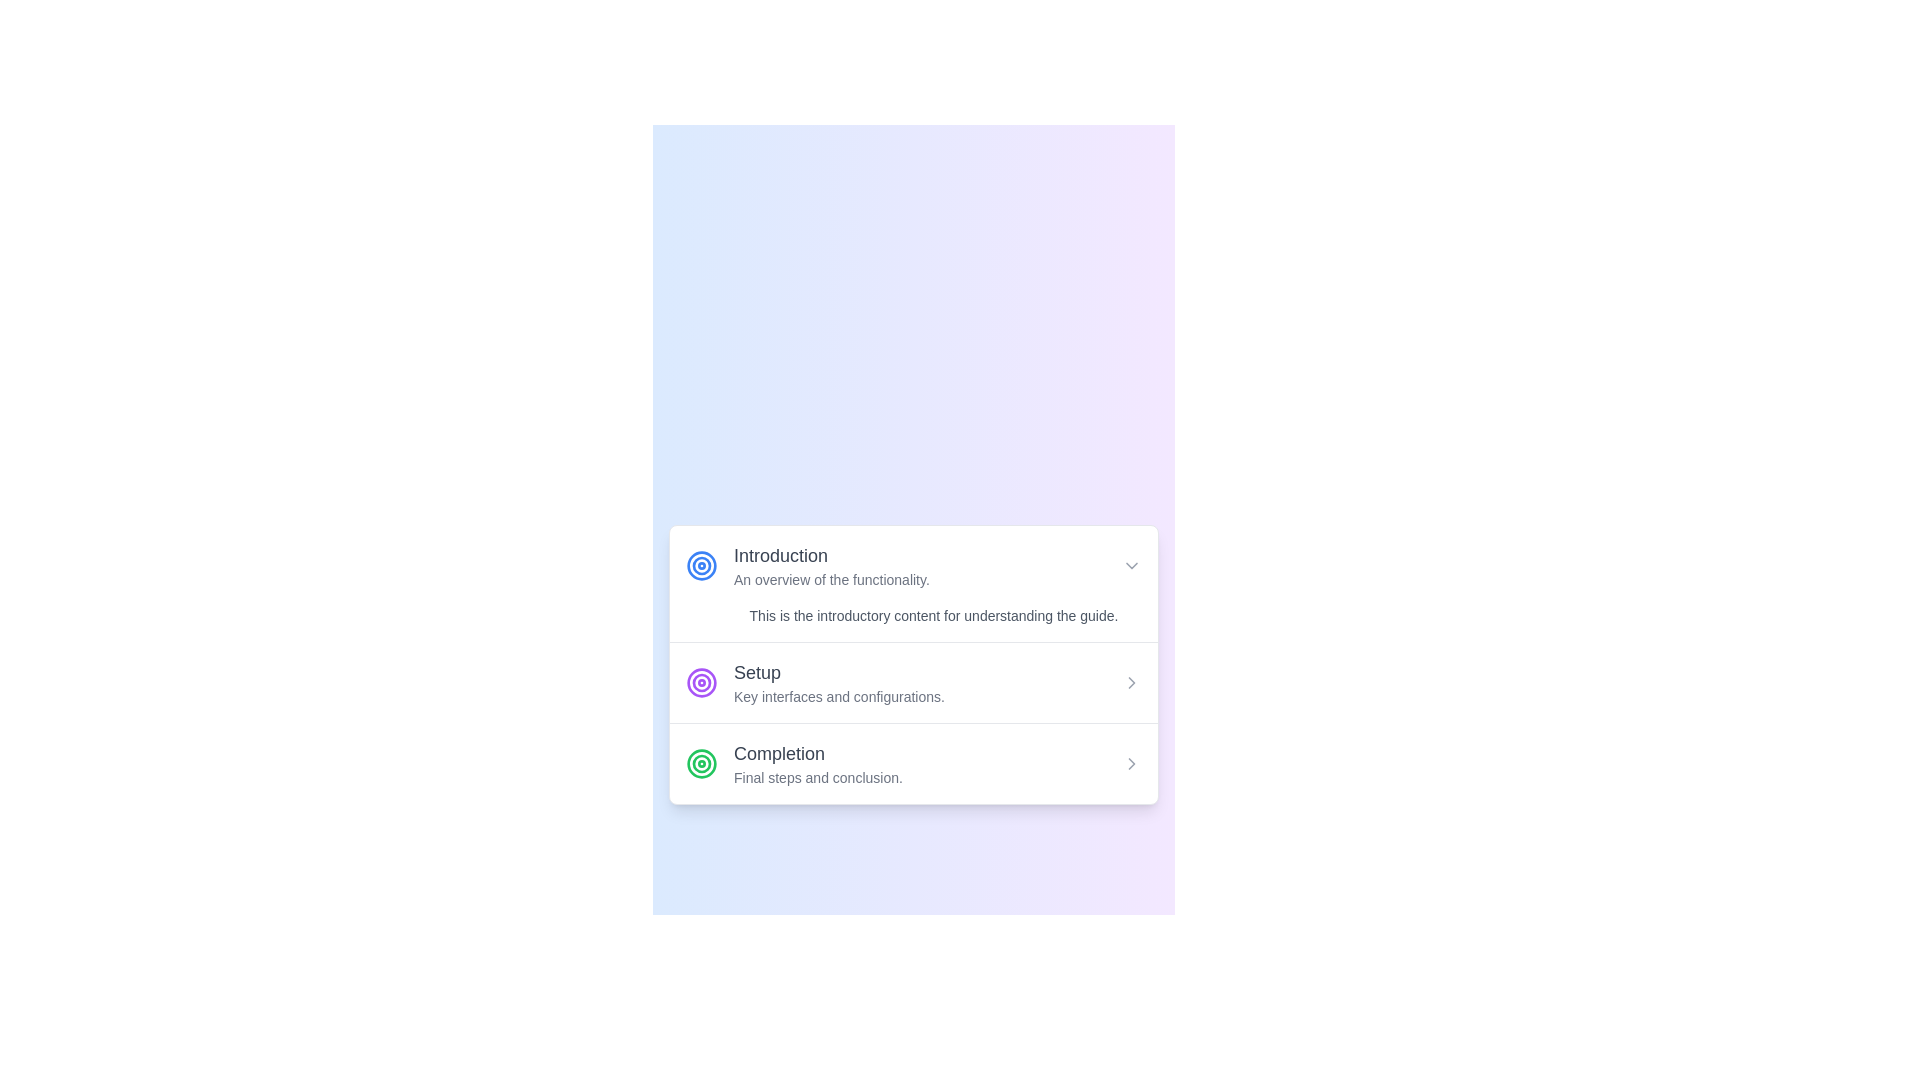 The image size is (1920, 1080). Describe the element at coordinates (912, 681) in the screenshot. I see `the interactive list item titled 'Setup' with the subtitle 'Key interfaces and configurations'` at that location.